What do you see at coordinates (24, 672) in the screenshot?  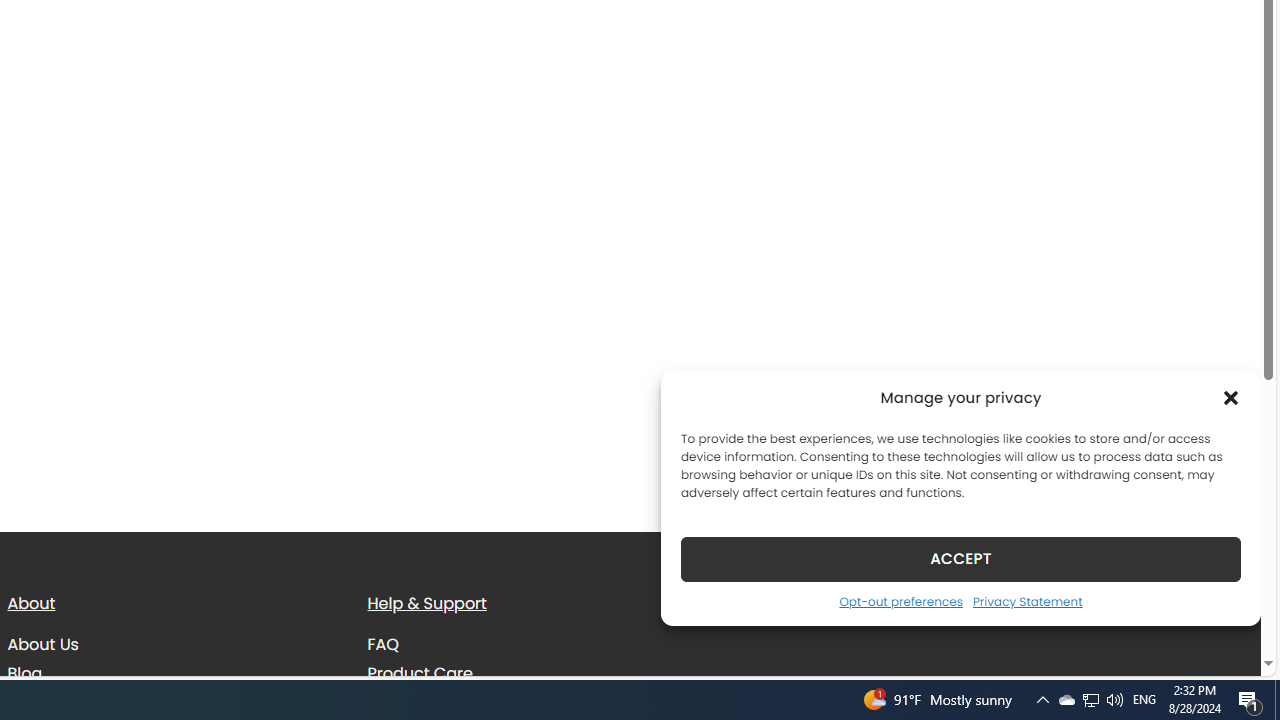 I see `'Blog'` at bounding box center [24, 672].